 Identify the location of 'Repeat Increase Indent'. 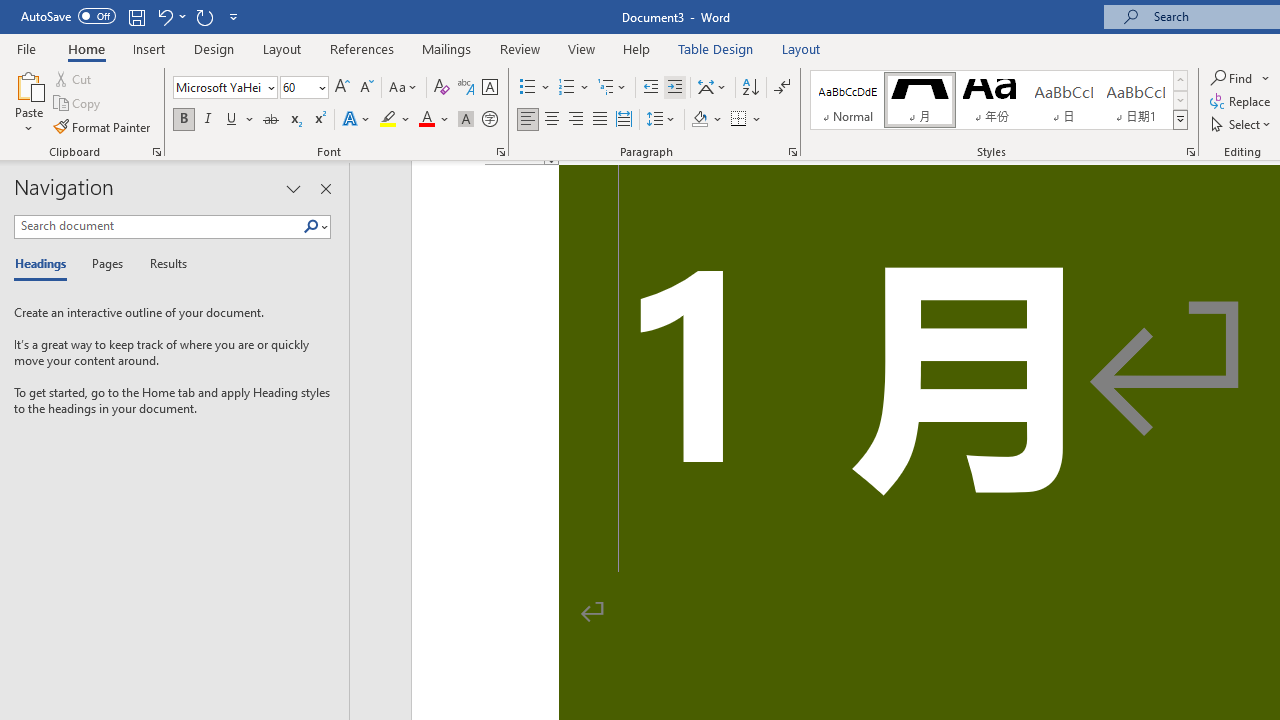
(204, 16).